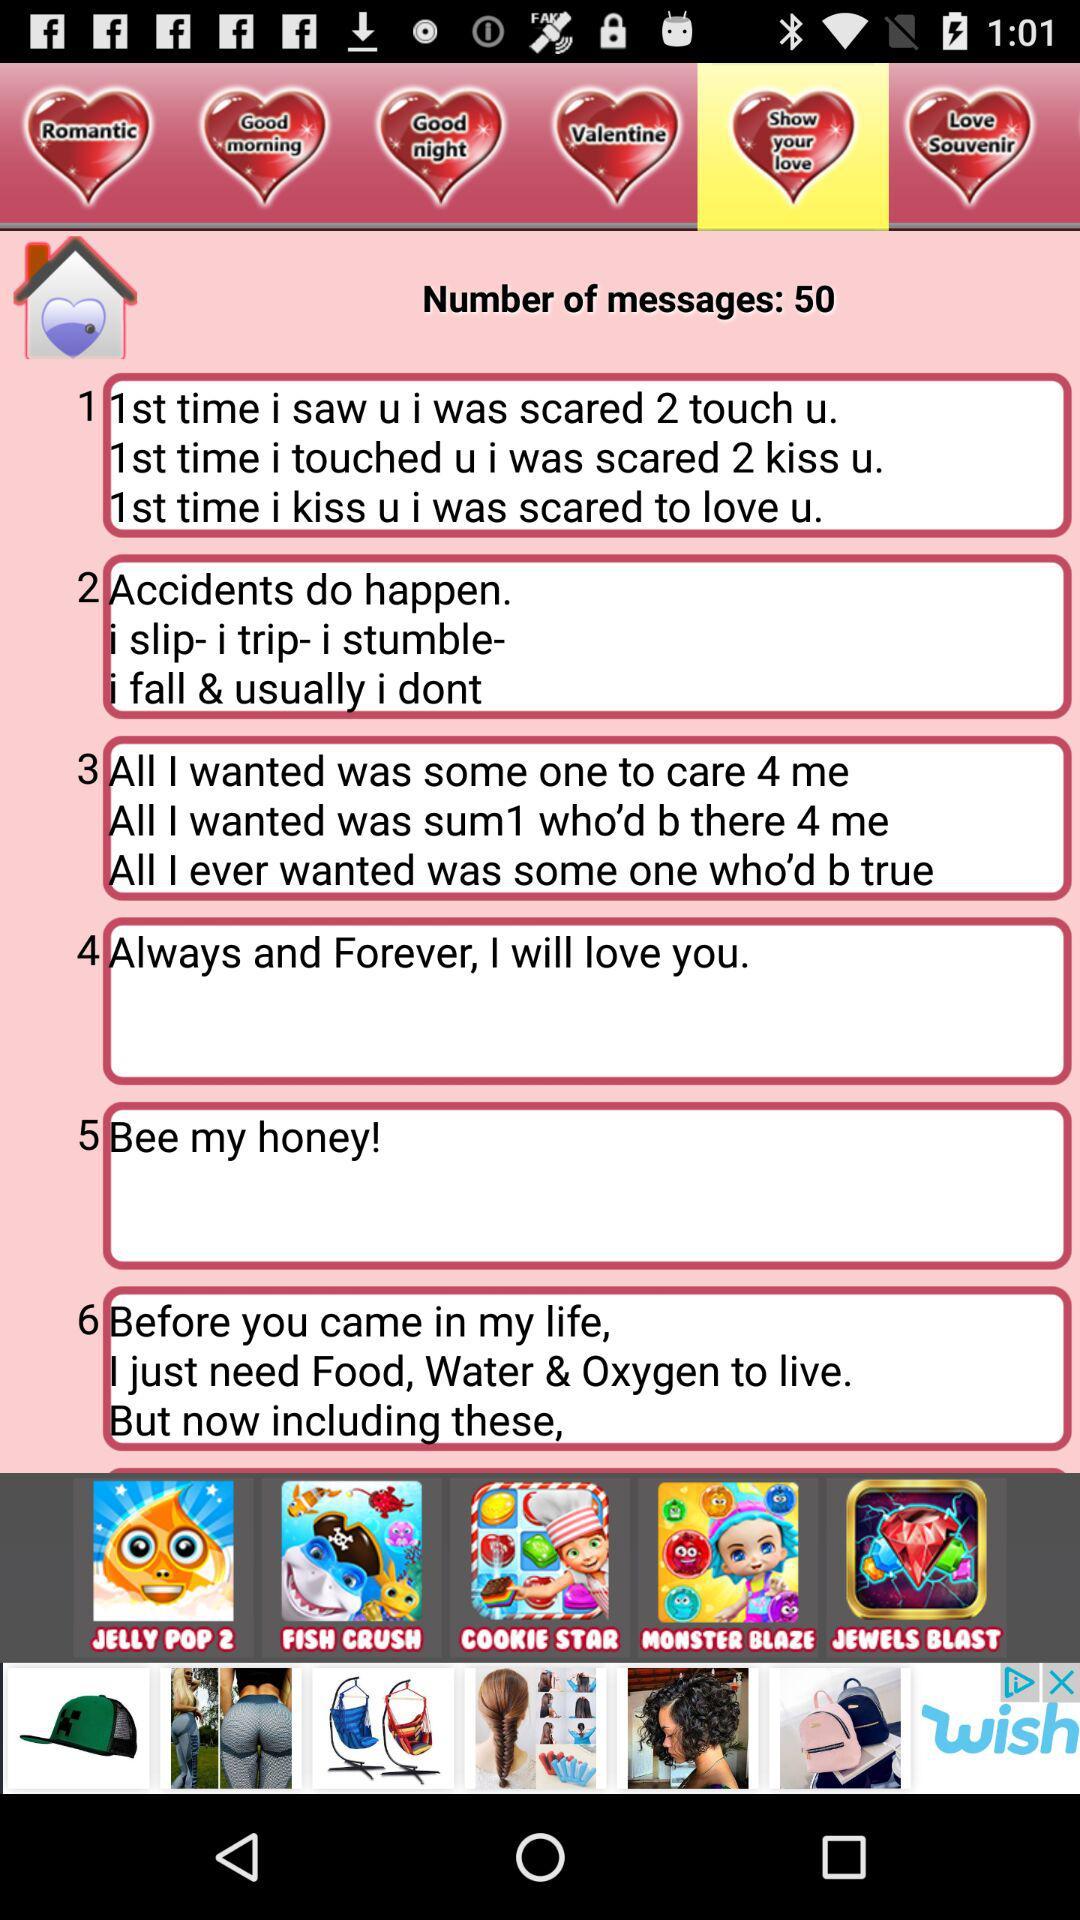  What do you see at coordinates (350, 1566) in the screenshot?
I see `open fish crush game` at bounding box center [350, 1566].